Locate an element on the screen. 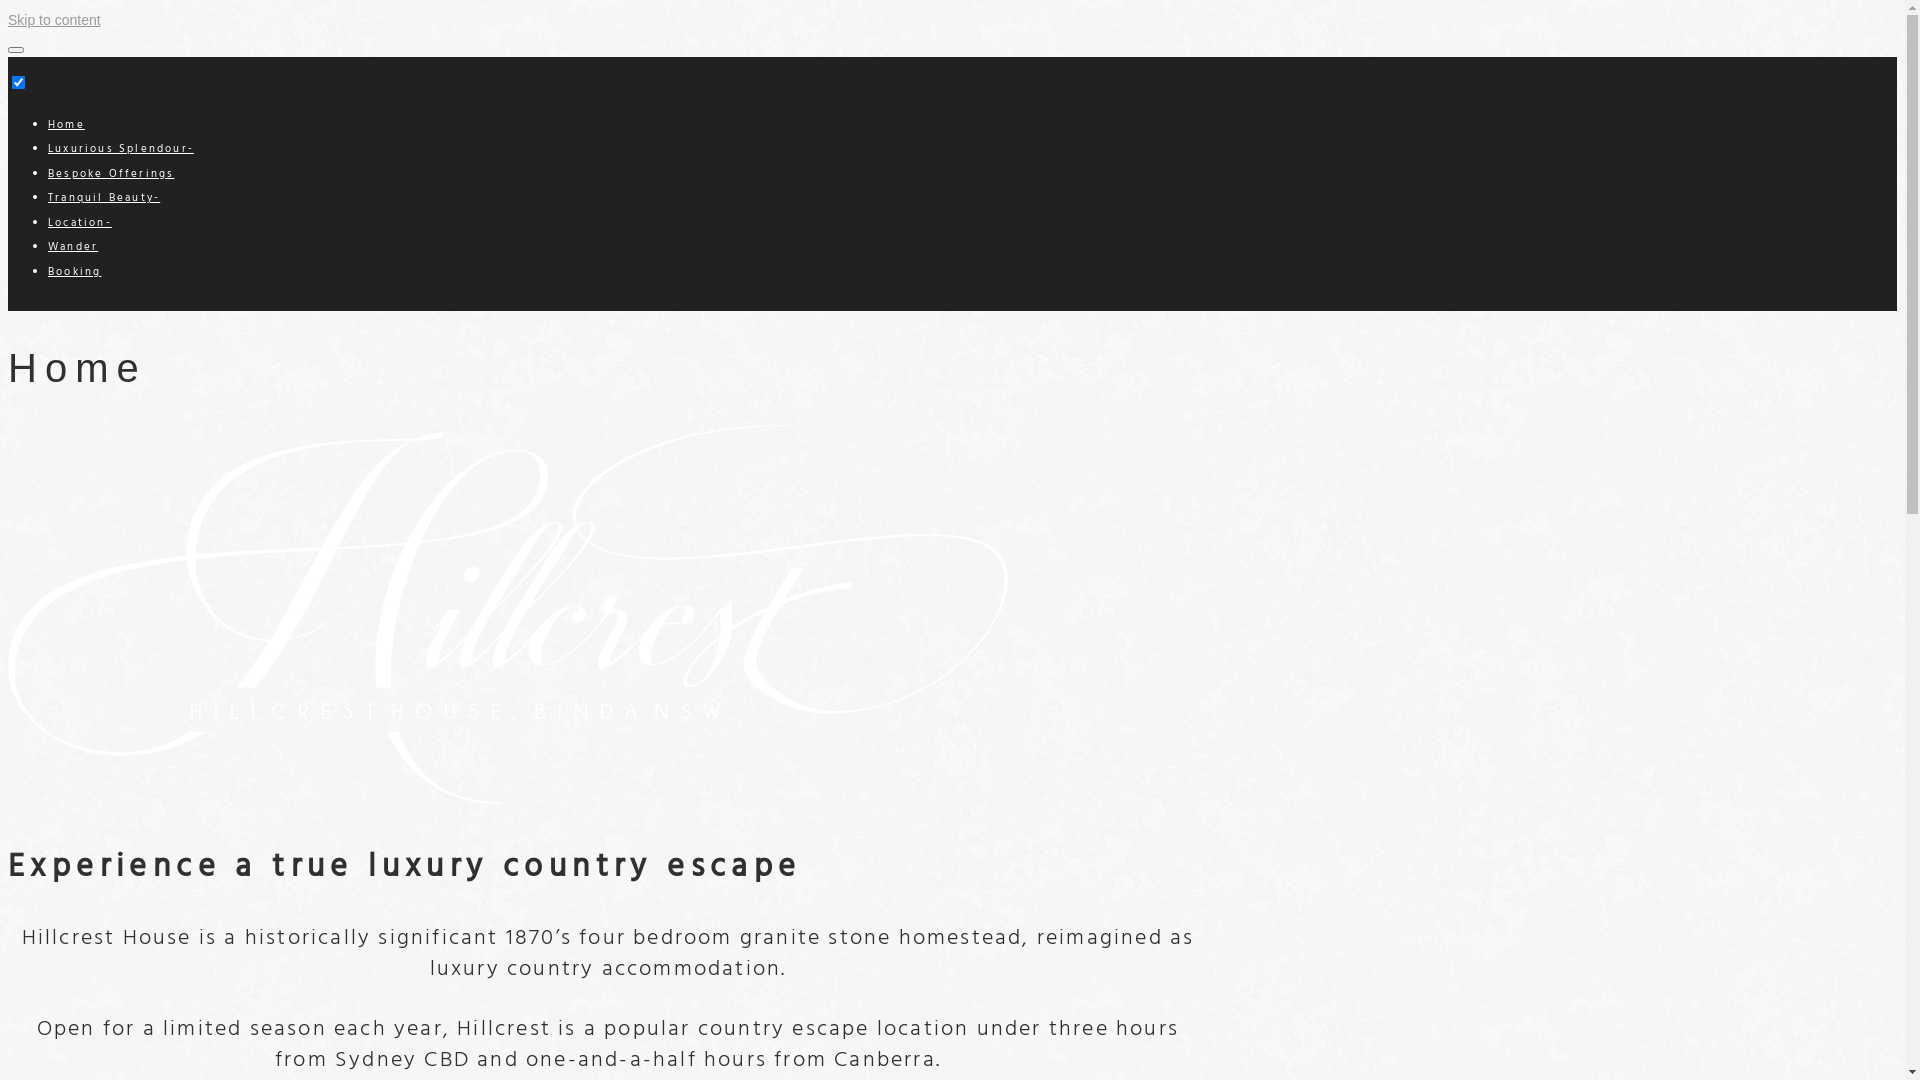 This screenshot has height=1080, width=1920. 'Home' is located at coordinates (66, 124).